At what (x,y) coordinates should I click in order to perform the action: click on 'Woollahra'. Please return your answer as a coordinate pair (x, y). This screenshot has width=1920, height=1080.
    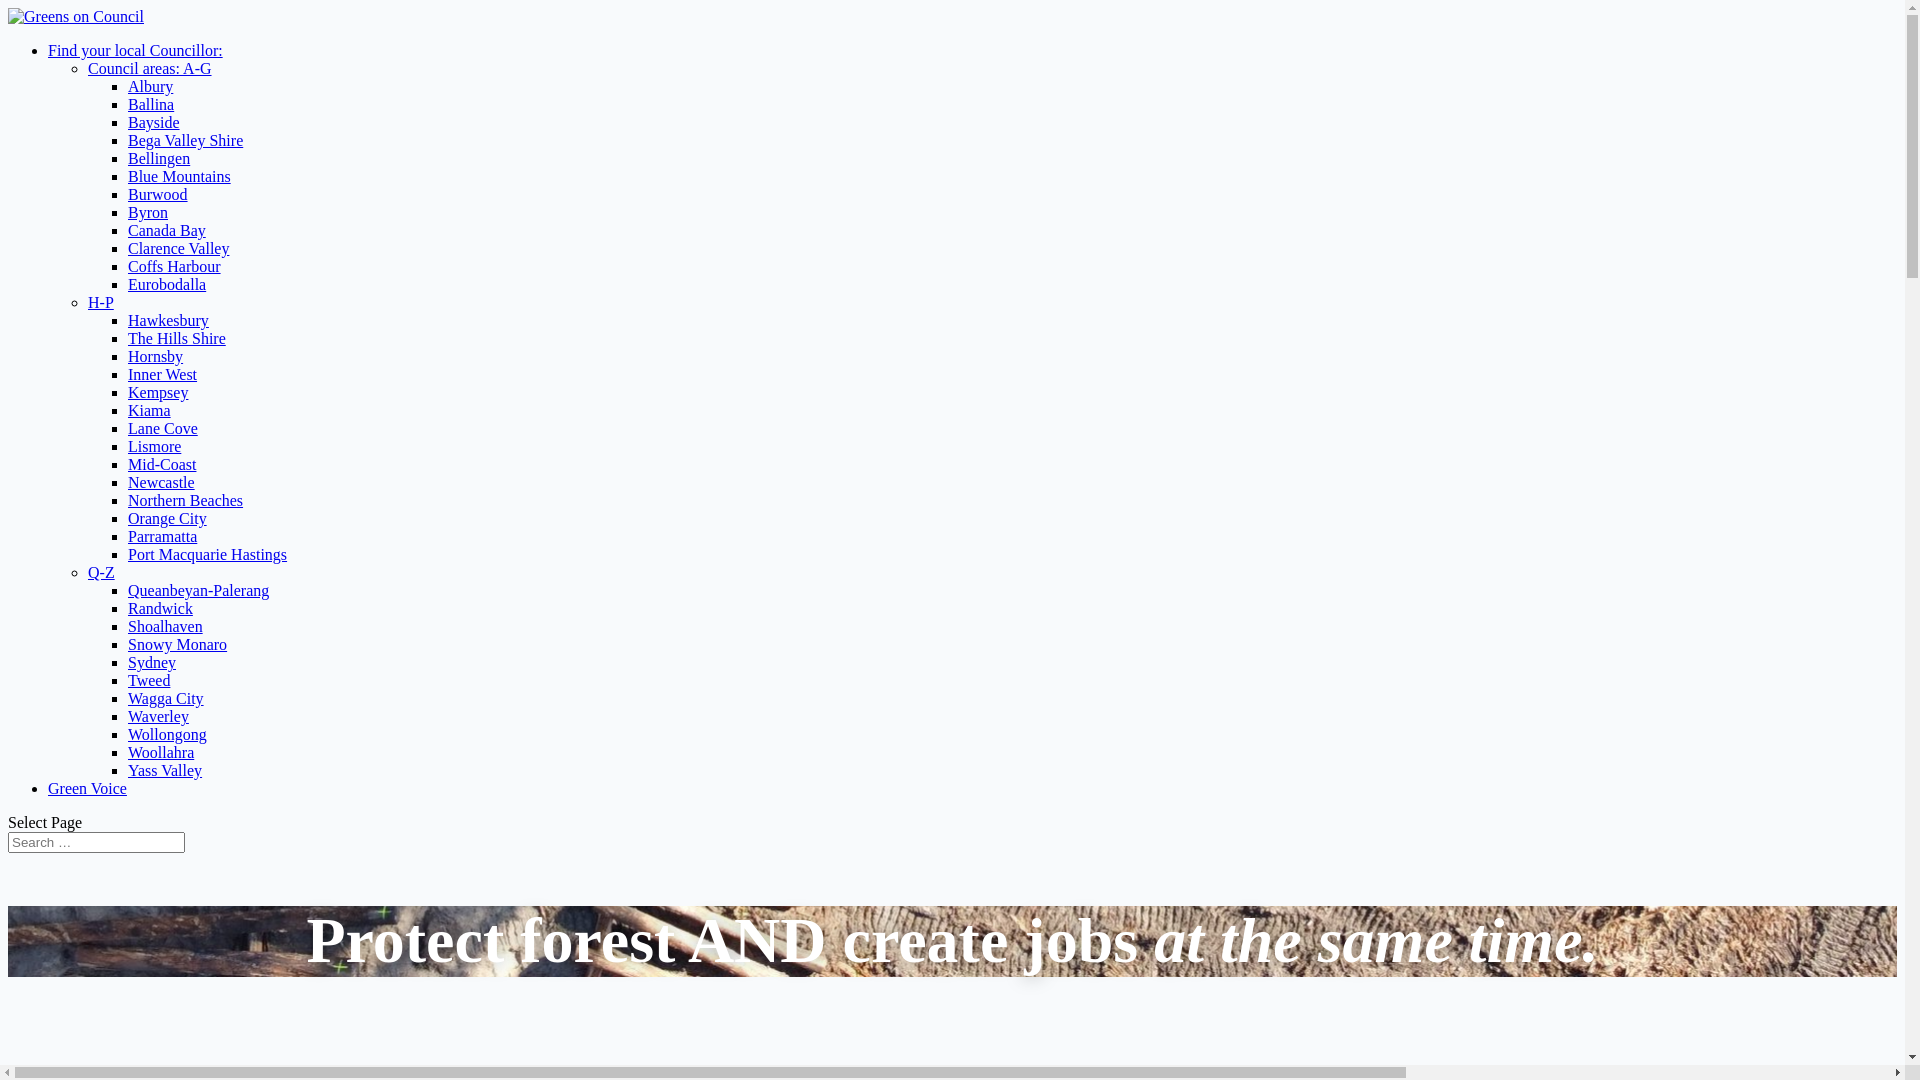
    Looking at the image, I should click on (161, 752).